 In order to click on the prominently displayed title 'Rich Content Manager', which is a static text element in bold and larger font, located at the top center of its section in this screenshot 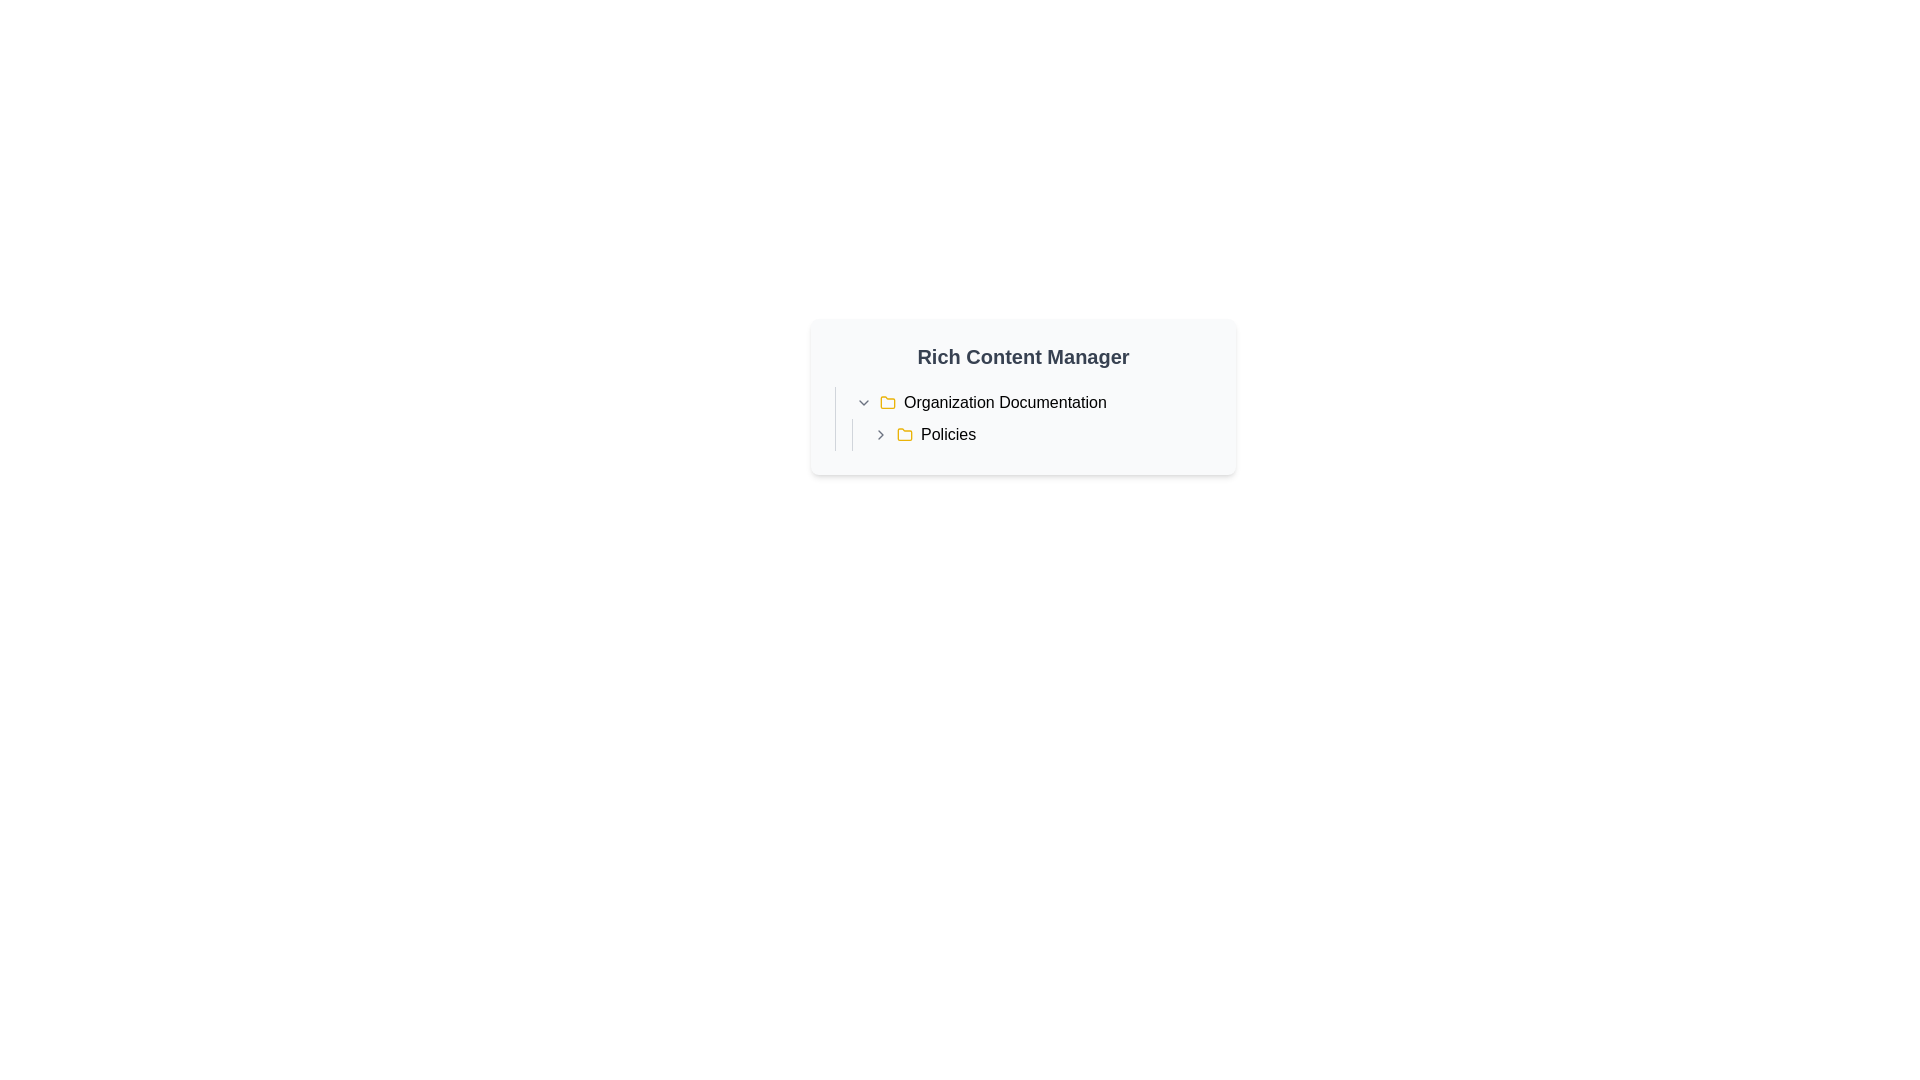, I will do `click(1023, 356)`.